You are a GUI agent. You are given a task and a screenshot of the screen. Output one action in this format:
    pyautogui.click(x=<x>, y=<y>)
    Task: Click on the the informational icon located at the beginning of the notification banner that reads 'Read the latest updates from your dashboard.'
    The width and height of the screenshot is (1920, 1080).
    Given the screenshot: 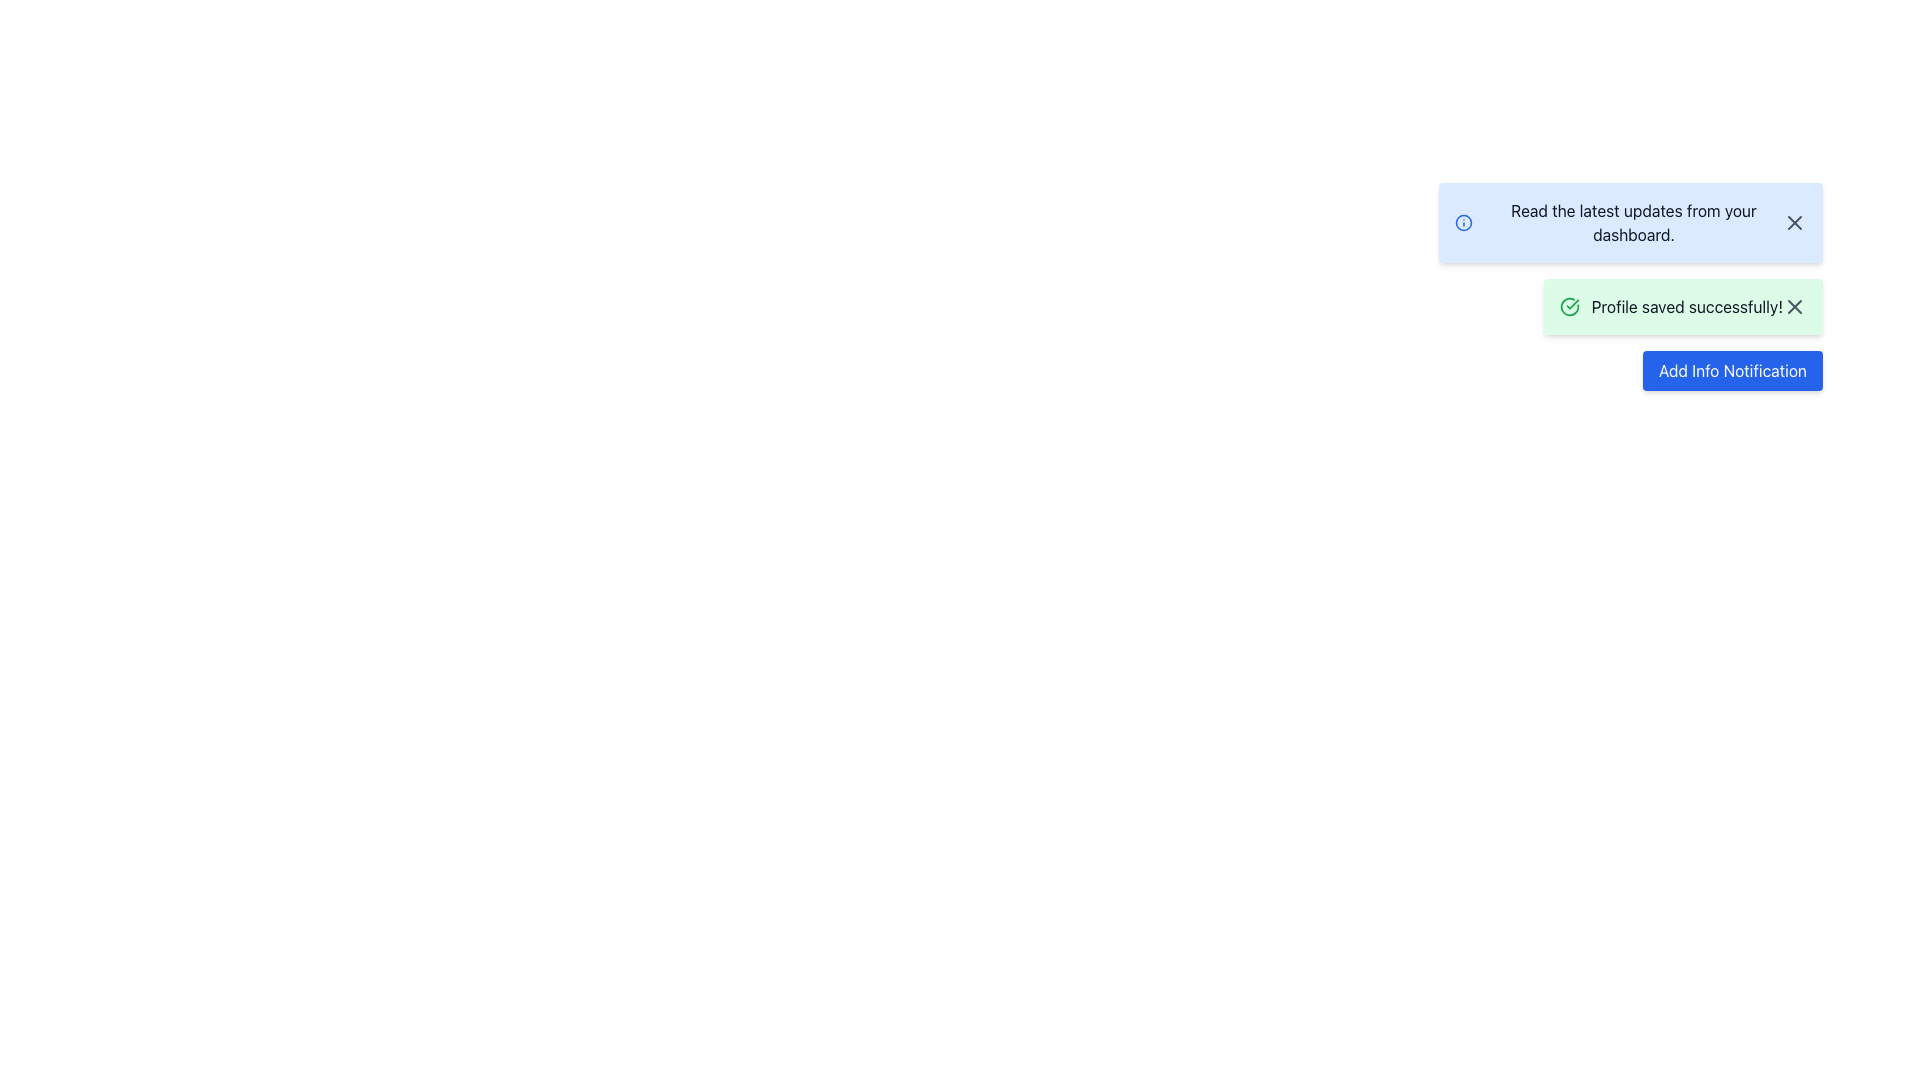 What is the action you would take?
    pyautogui.click(x=1464, y=223)
    